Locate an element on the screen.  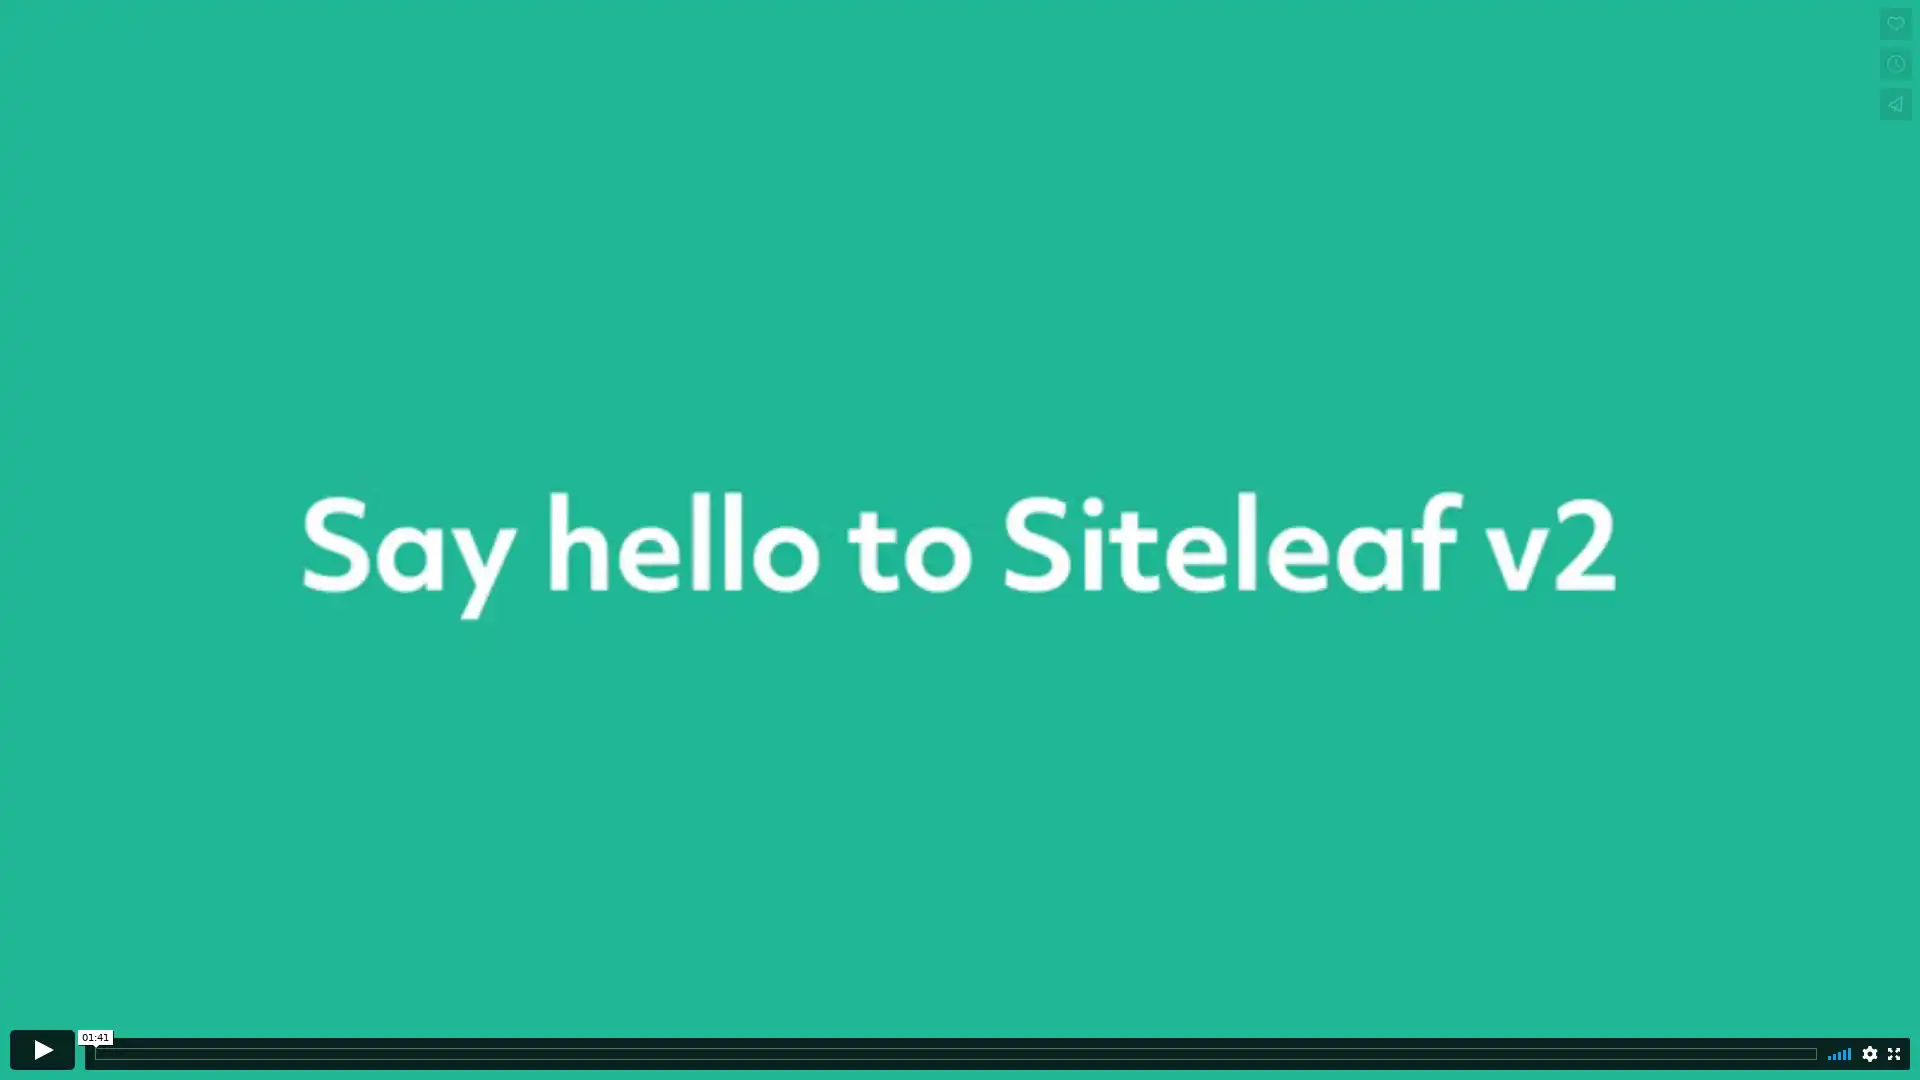
Enter full screen is located at coordinates (1893, 1052).